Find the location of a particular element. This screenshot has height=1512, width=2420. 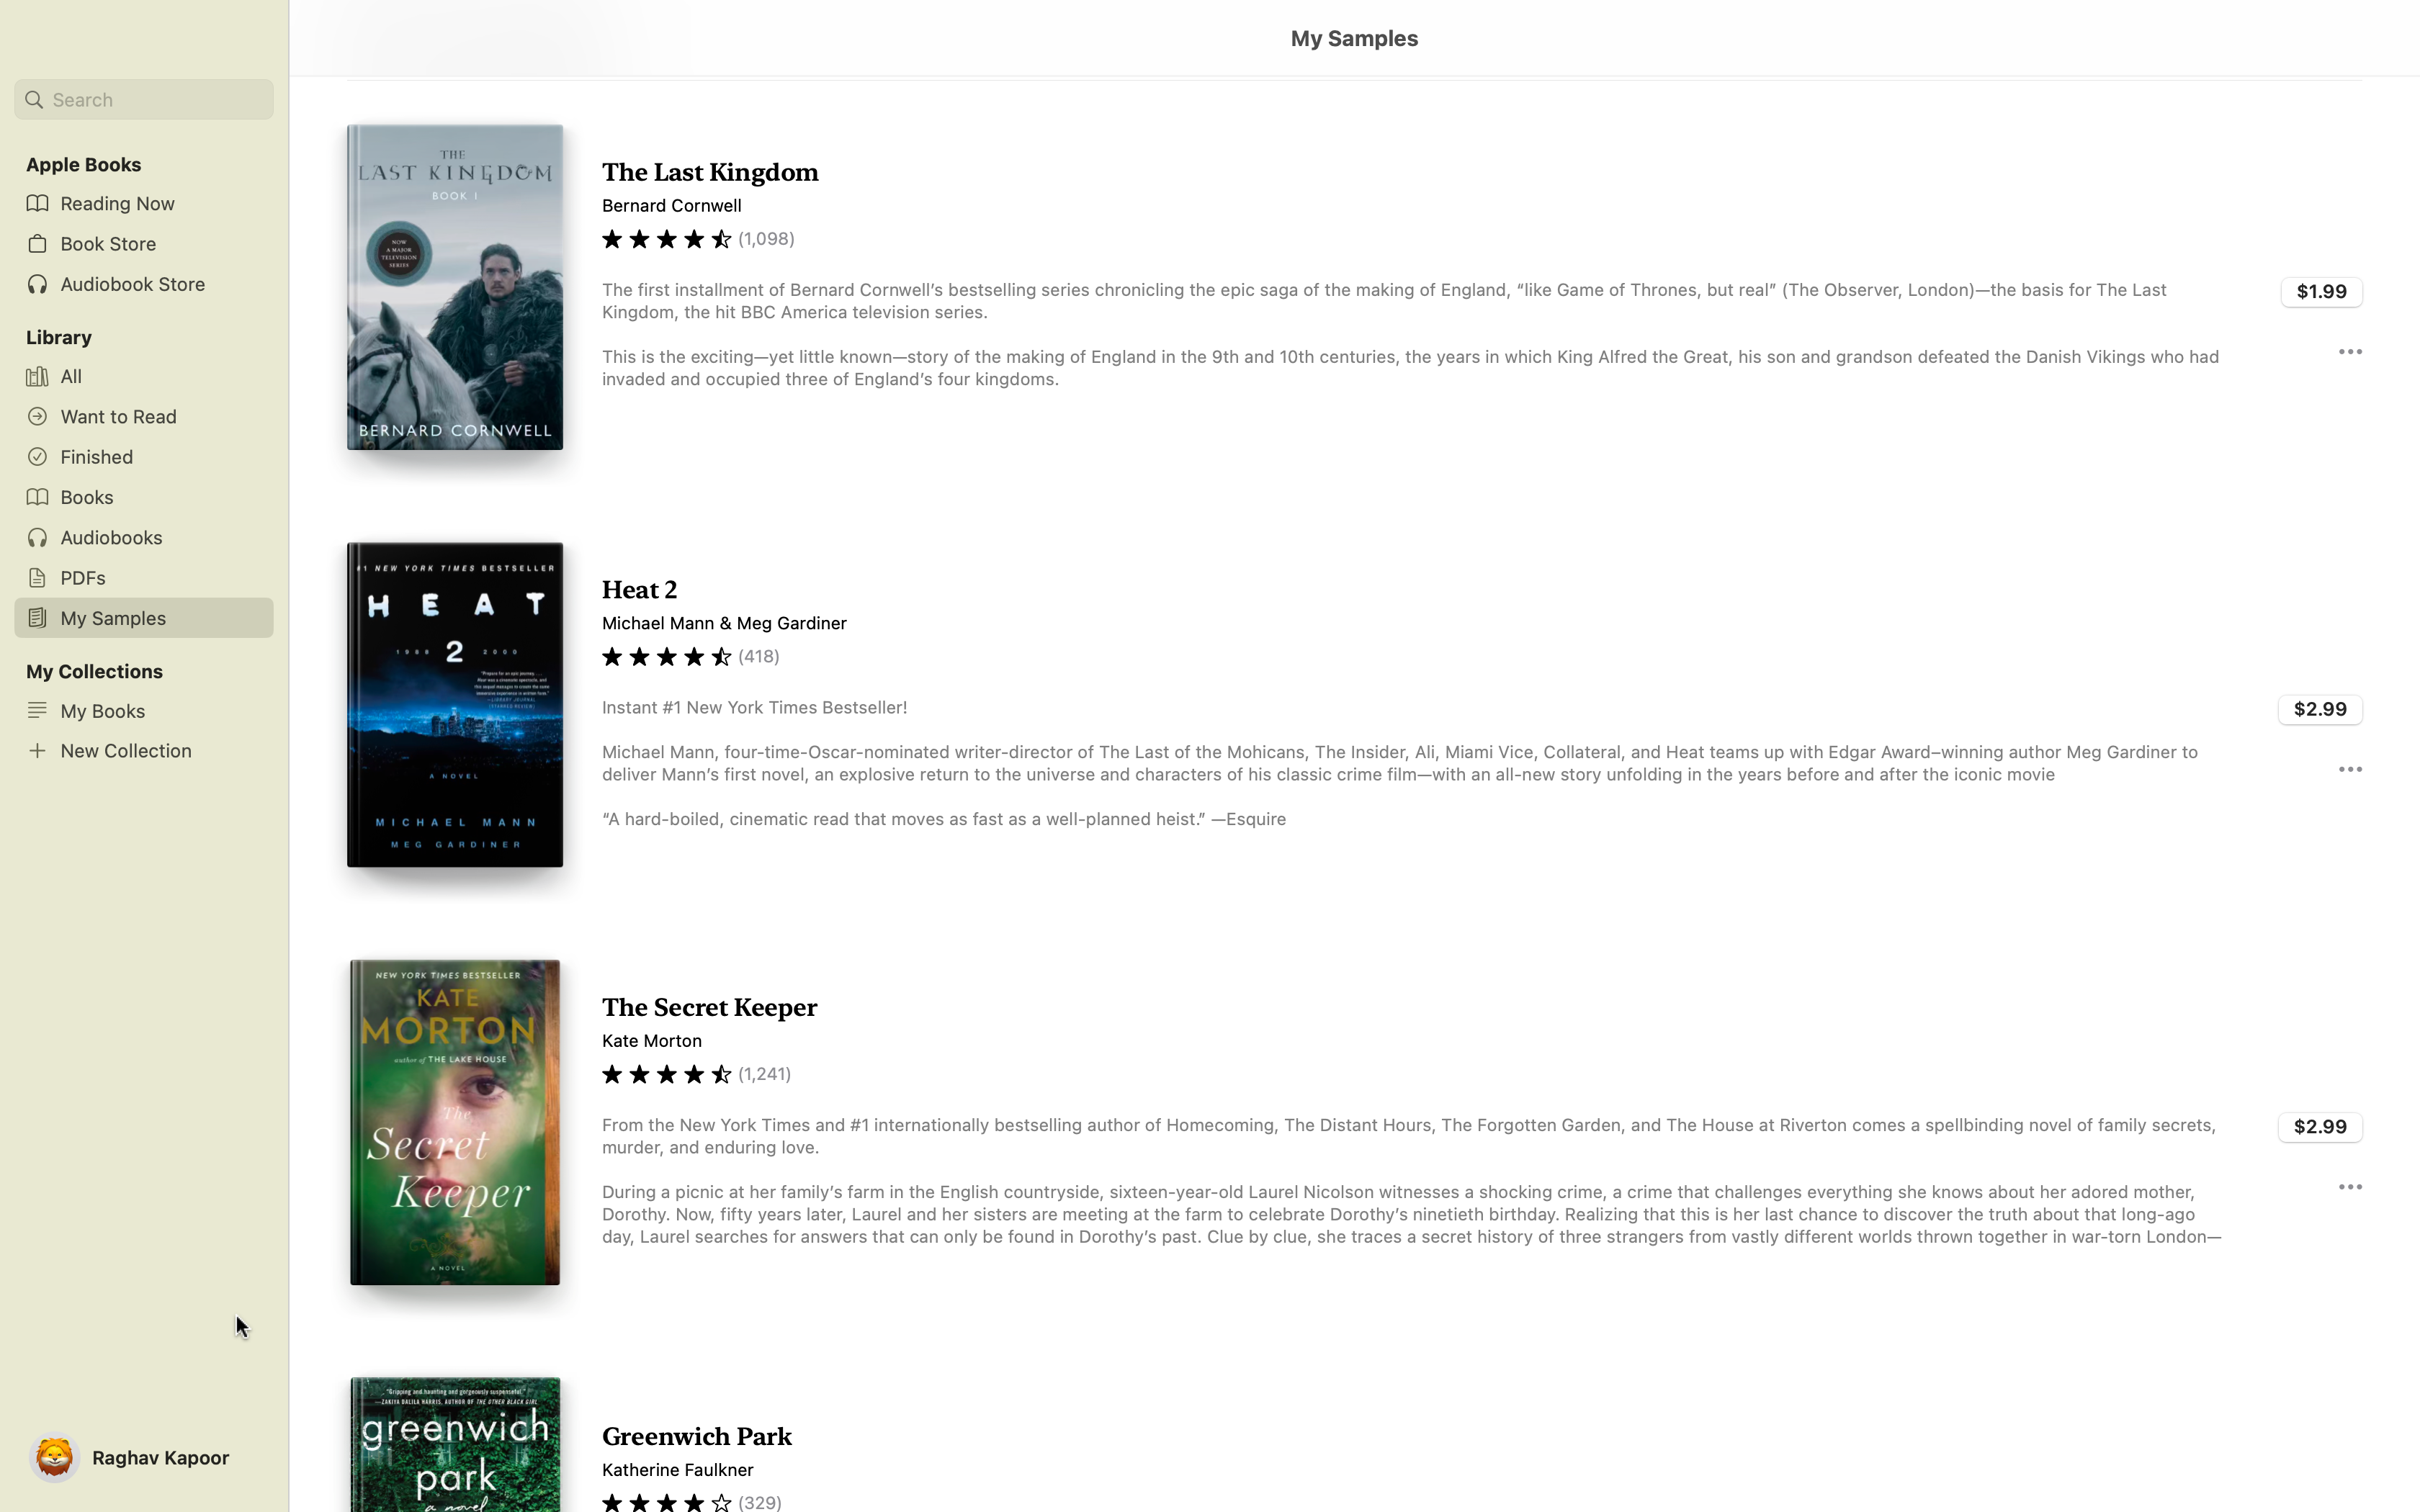

Execute the "read_heat_2" with a double click is located at coordinates (1353, 713).